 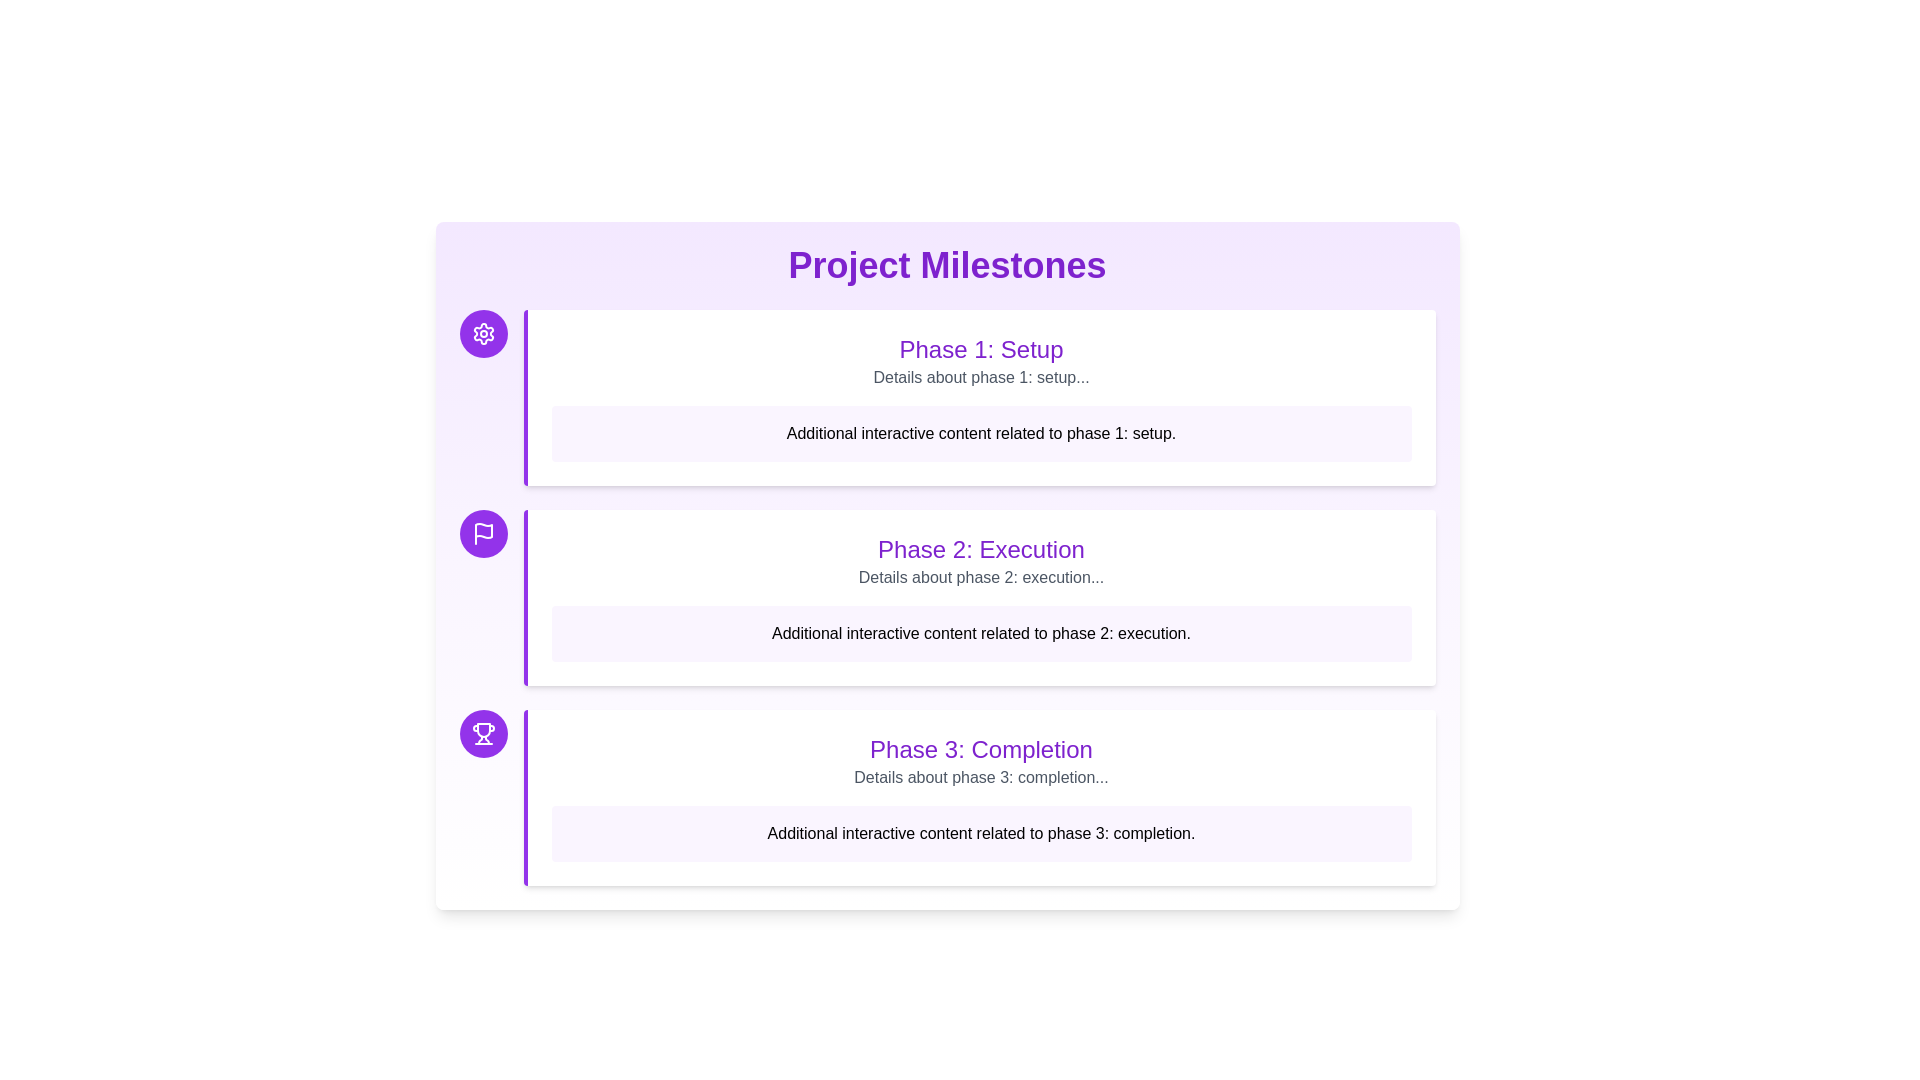 What do you see at coordinates (981, 378) in the screenshot?
I see `the text 'Details about phase 1: setup...'` at bounding box center [981, 378].